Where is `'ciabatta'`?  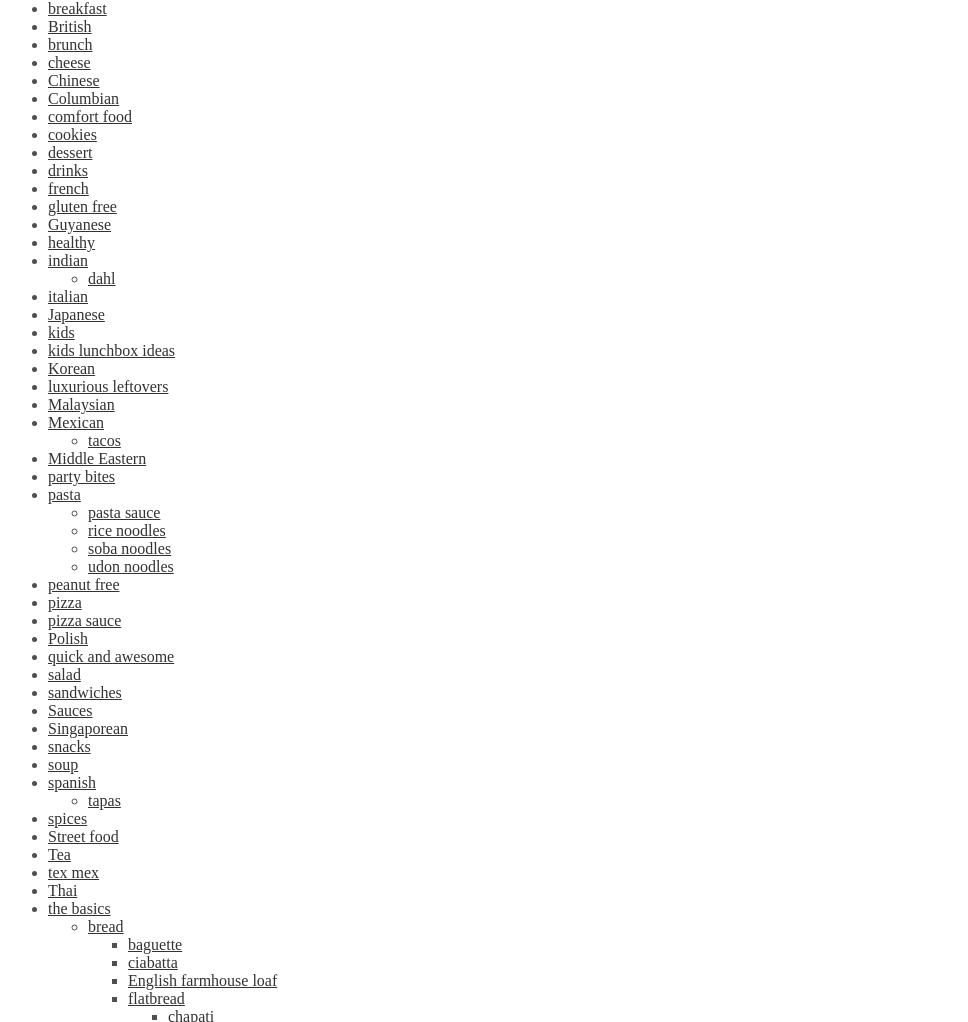 'ciabatta' is located at coordinates (151, 961).